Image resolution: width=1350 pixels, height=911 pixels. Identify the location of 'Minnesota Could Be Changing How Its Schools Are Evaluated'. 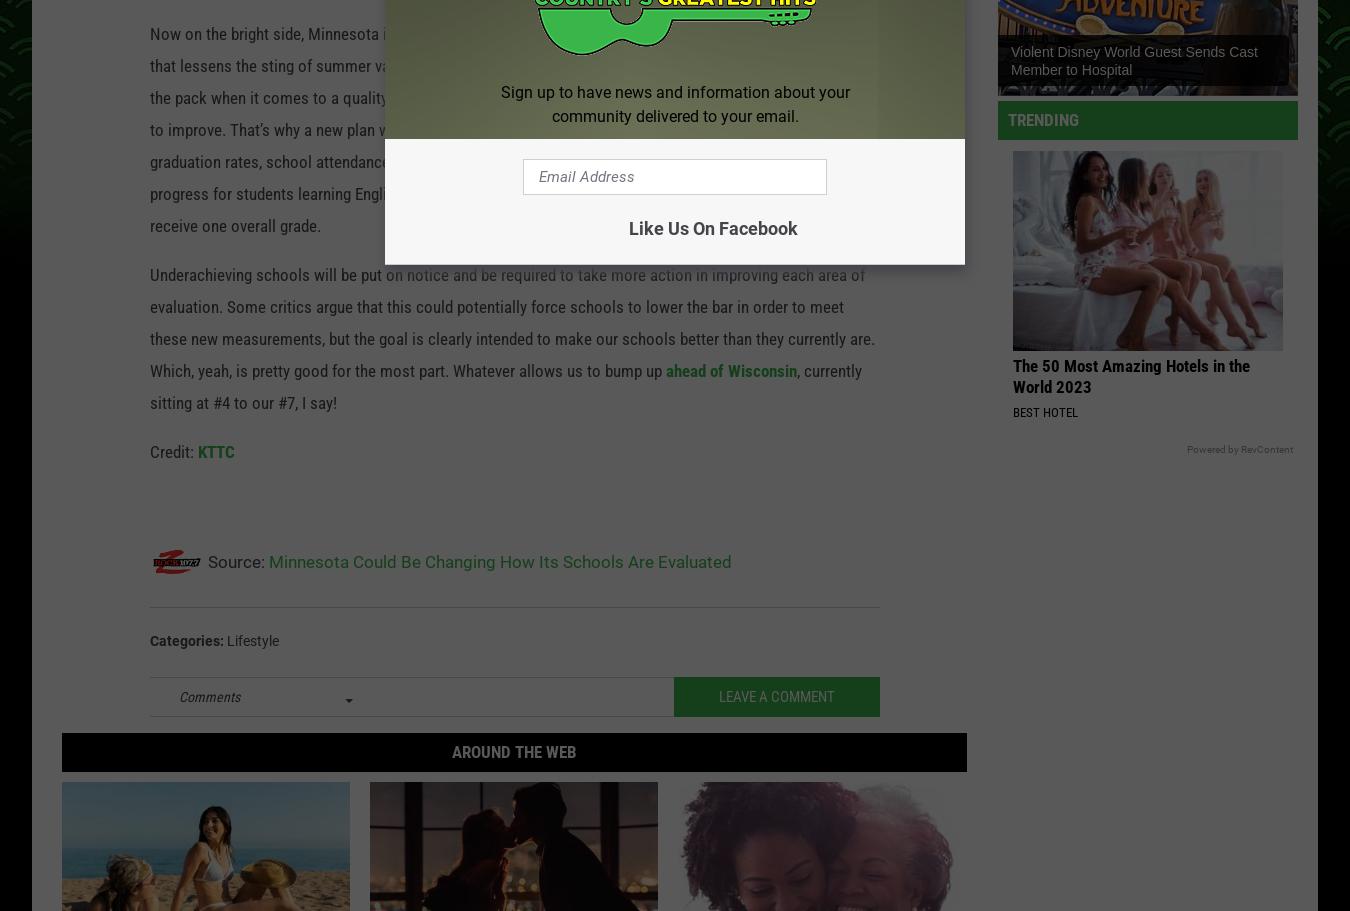
(268, 565).